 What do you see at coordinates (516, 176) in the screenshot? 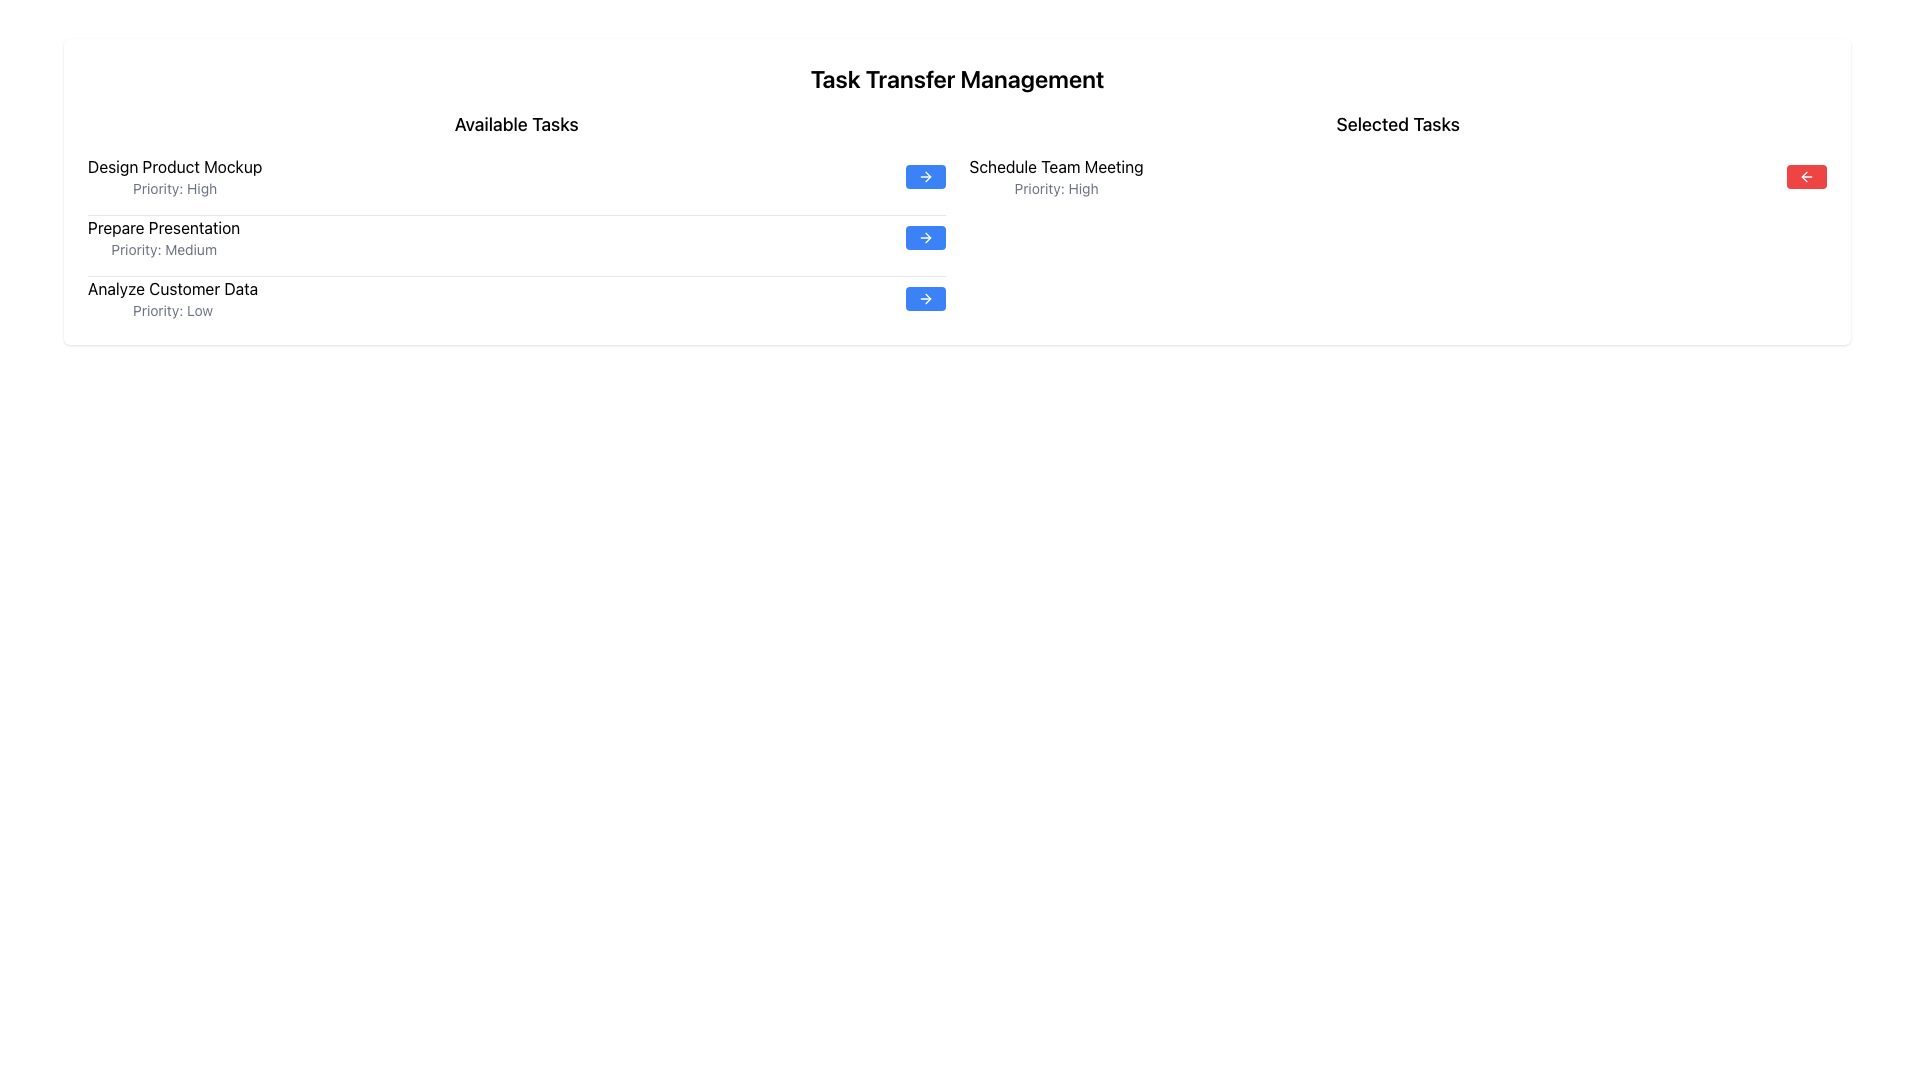
I see `the first task entry in the 'Available Tasks' section` at bounding box center [516, 176].